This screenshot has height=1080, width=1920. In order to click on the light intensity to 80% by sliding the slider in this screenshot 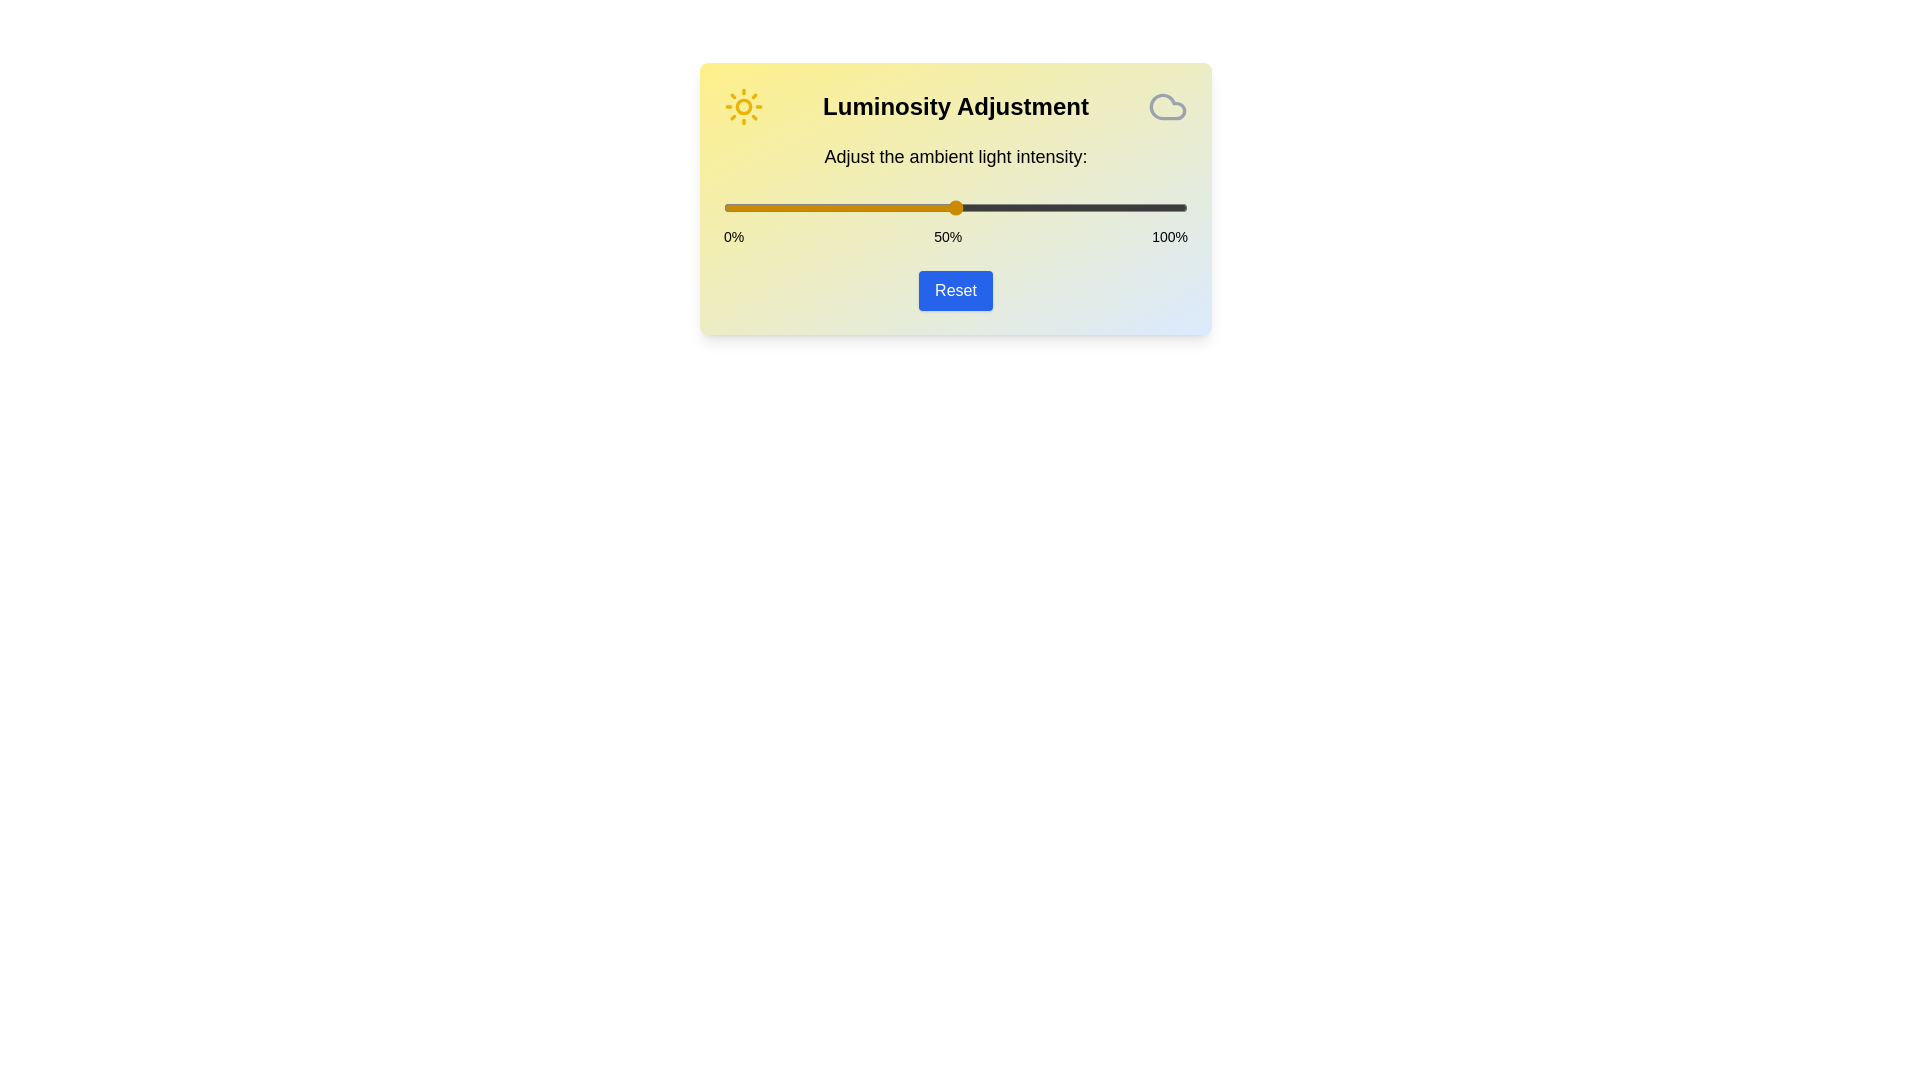, I will do `click(1094, 208)`.